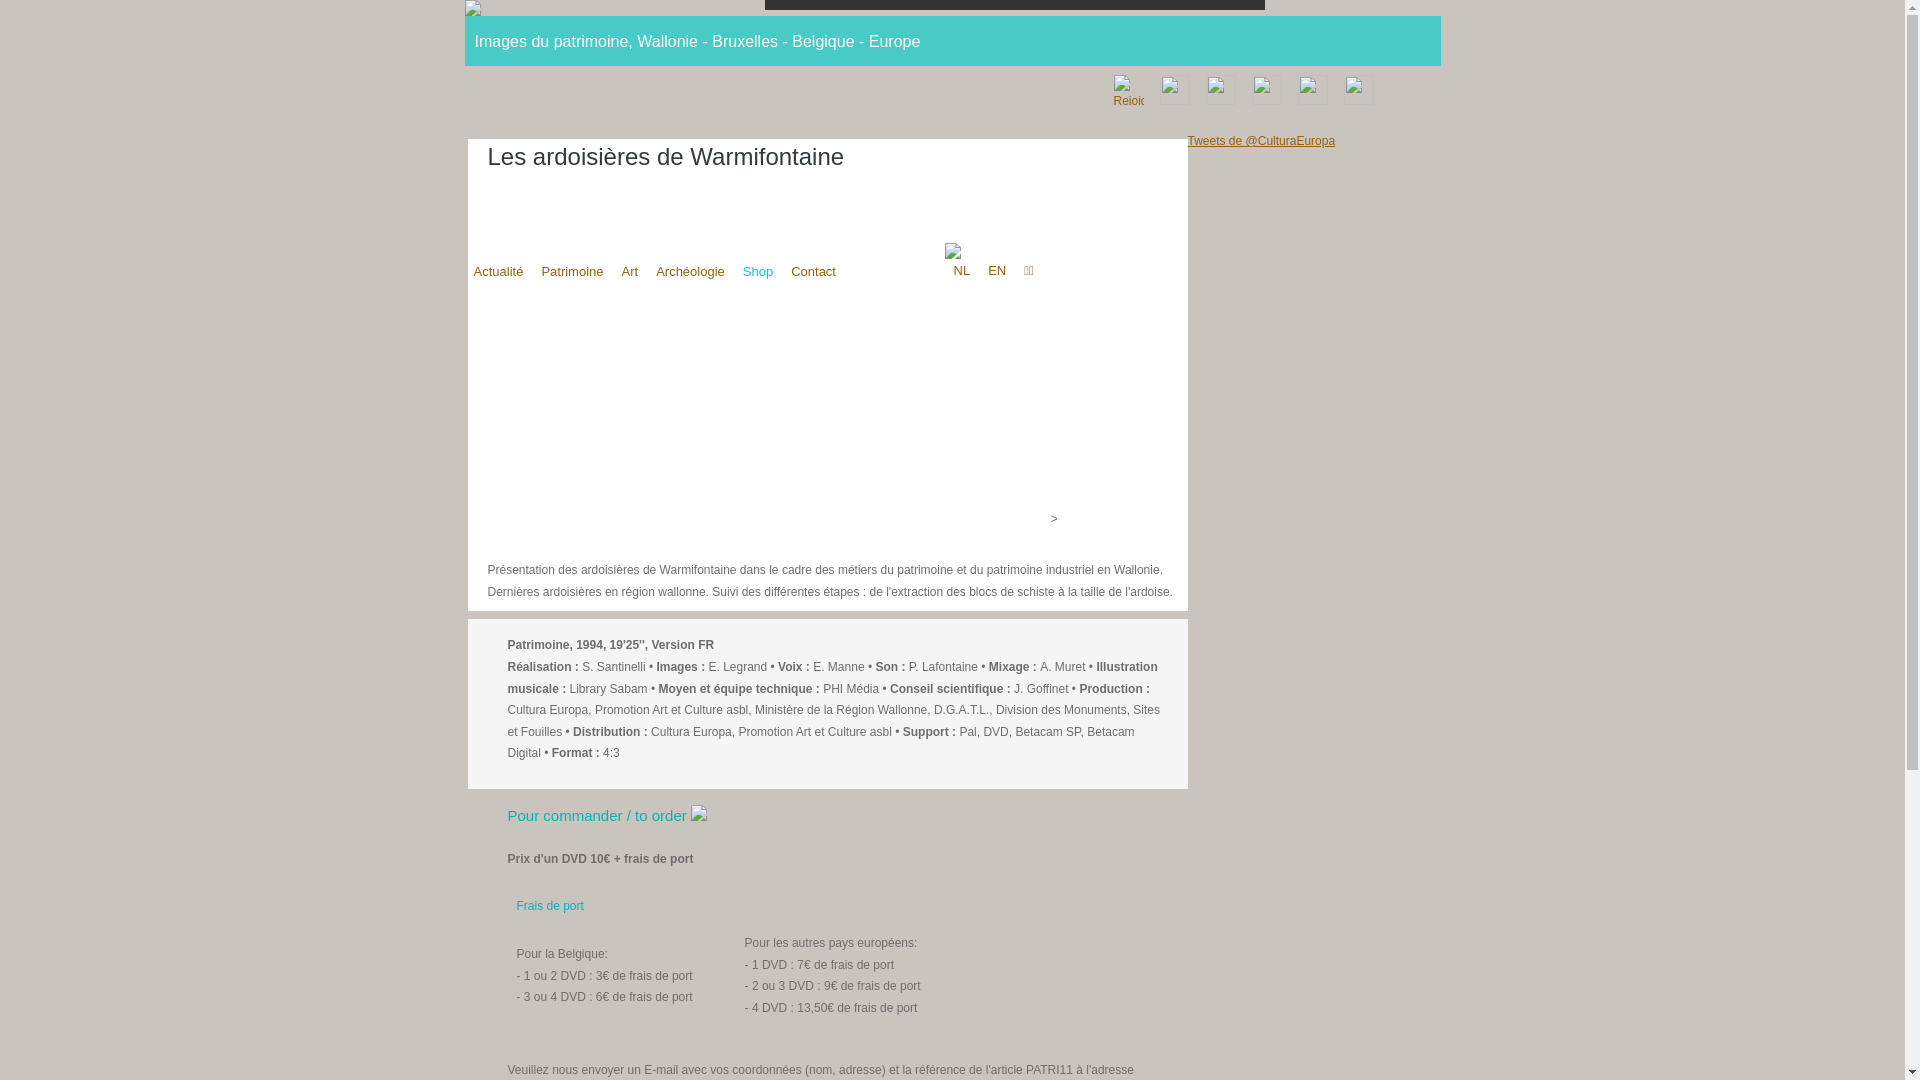 This screenshot has width=1920, height=1080. Describe the element at coordinates (629, 271) in the screenshot. I see `'Art'` at that location.